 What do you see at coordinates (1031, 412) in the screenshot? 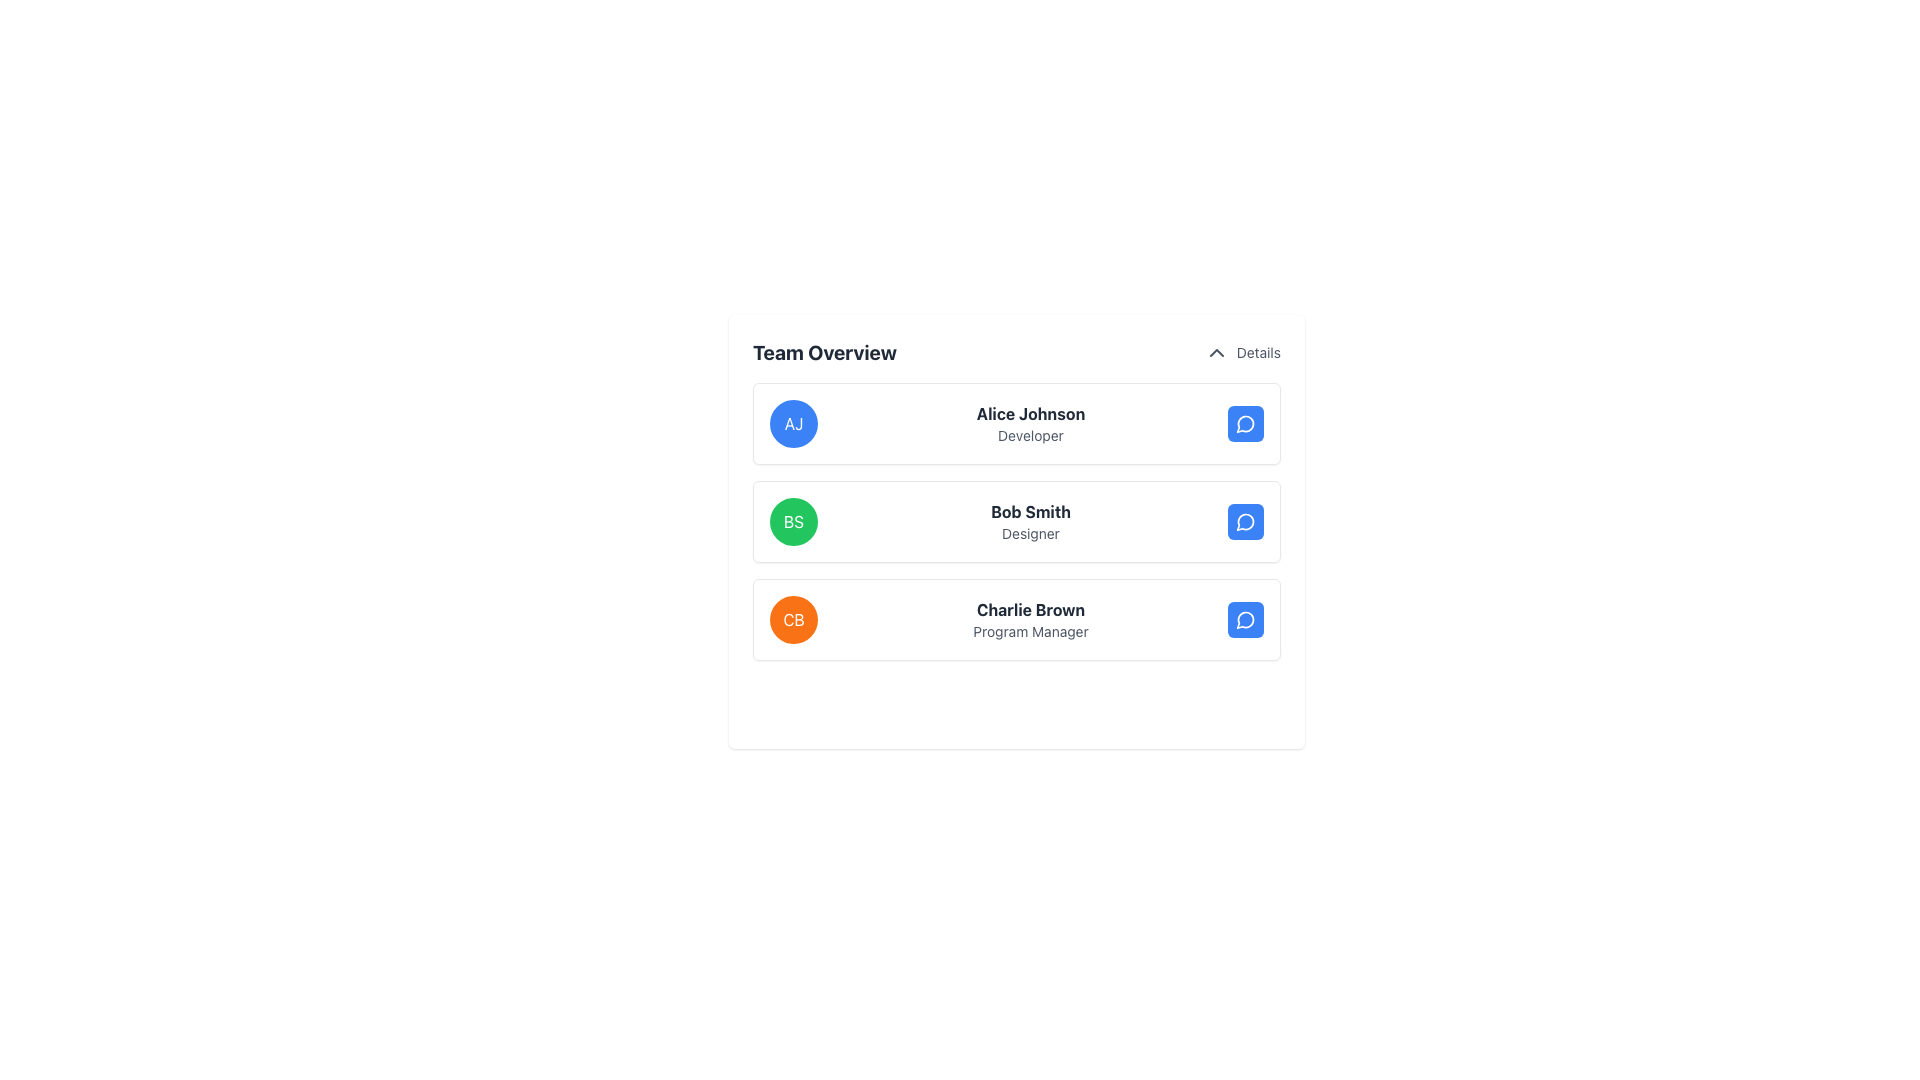
I see `the text element displaying 'Alice Johnson' in bold gray font, located in the 'Team Overview' section, above 'Developer'` at bounding box center [1031, 412].